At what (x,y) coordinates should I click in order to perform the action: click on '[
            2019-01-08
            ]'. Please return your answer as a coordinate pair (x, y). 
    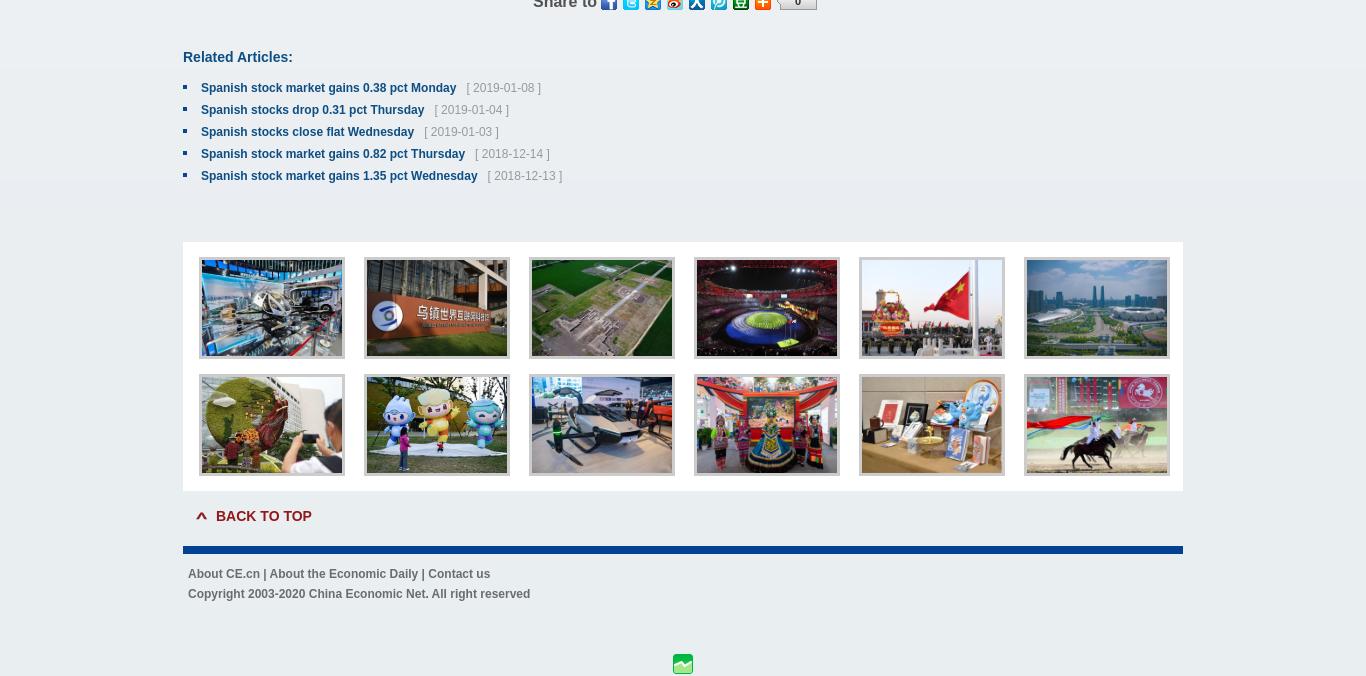
    Looking at the image, I should click on (499, 88).